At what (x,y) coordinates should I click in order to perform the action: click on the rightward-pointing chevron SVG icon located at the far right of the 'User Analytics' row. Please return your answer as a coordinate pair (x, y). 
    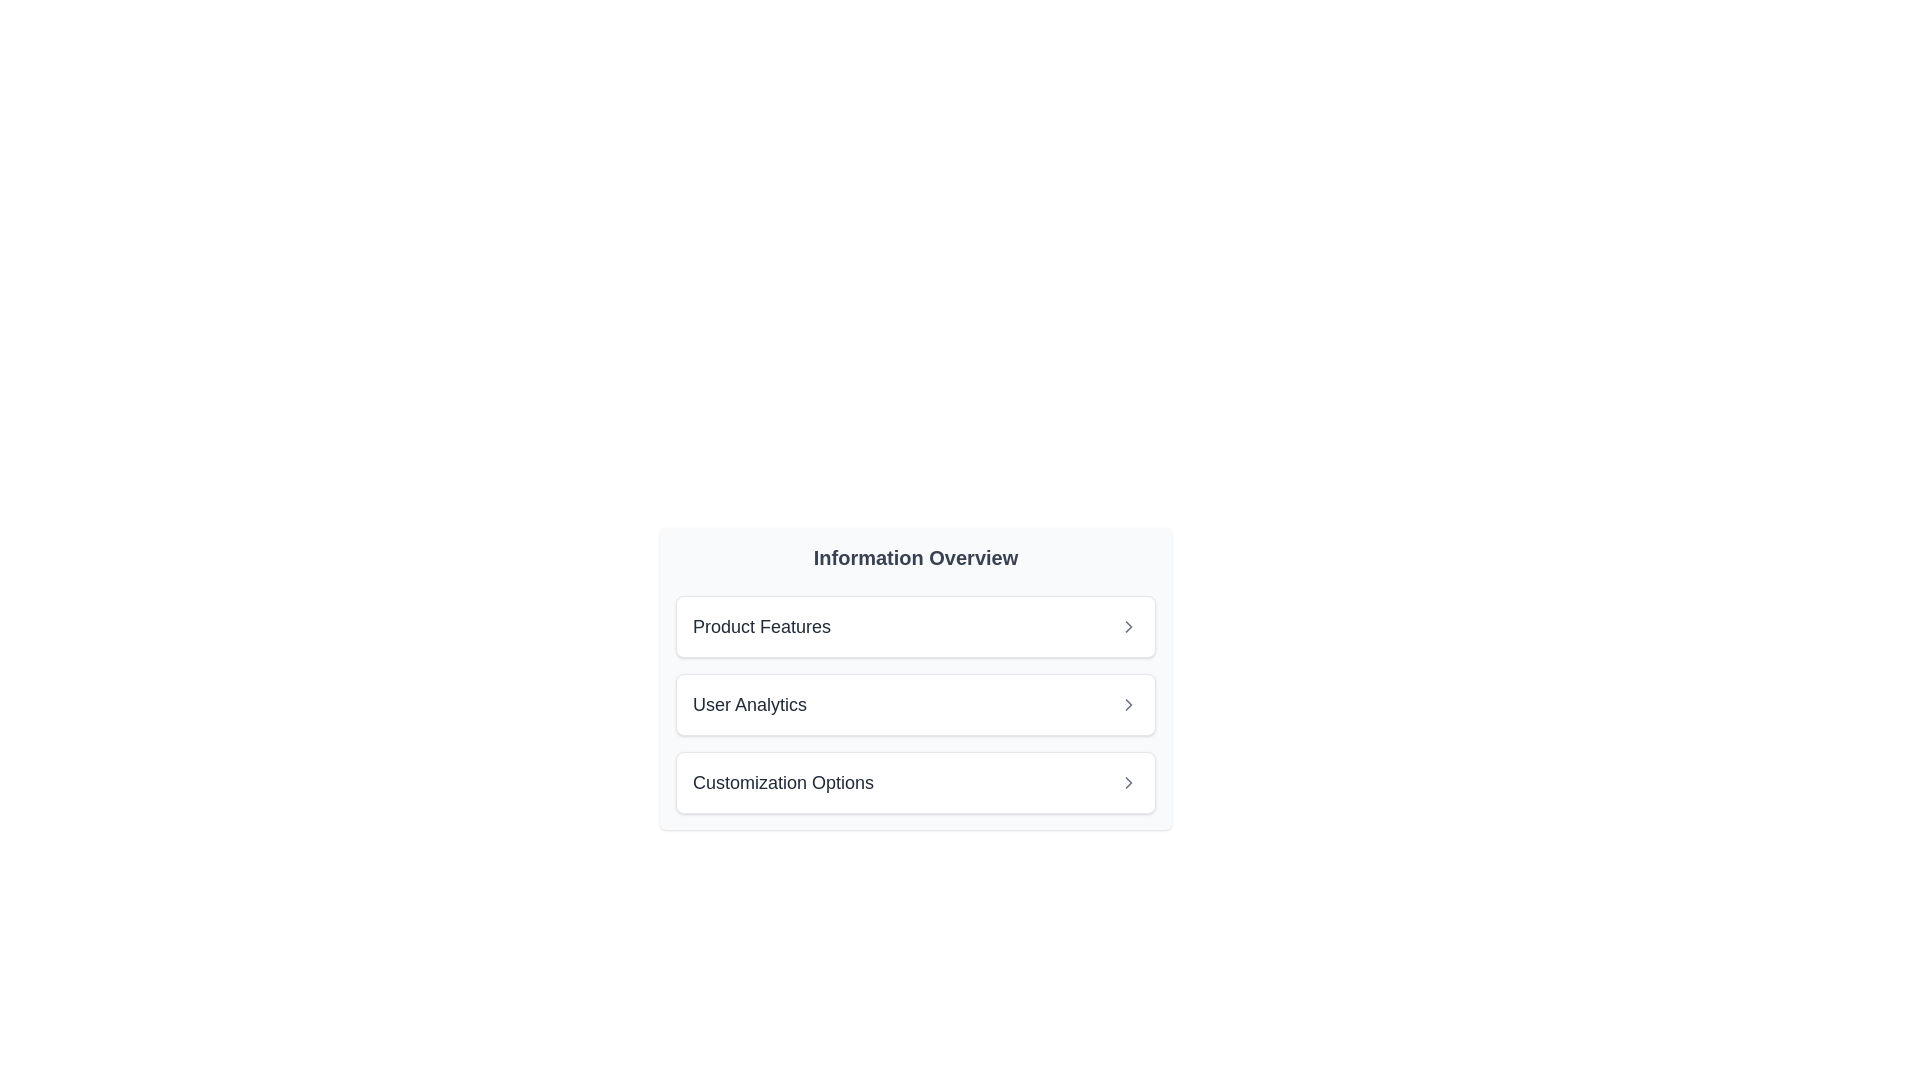
    Looking at the image, I should click on (1128, 704).